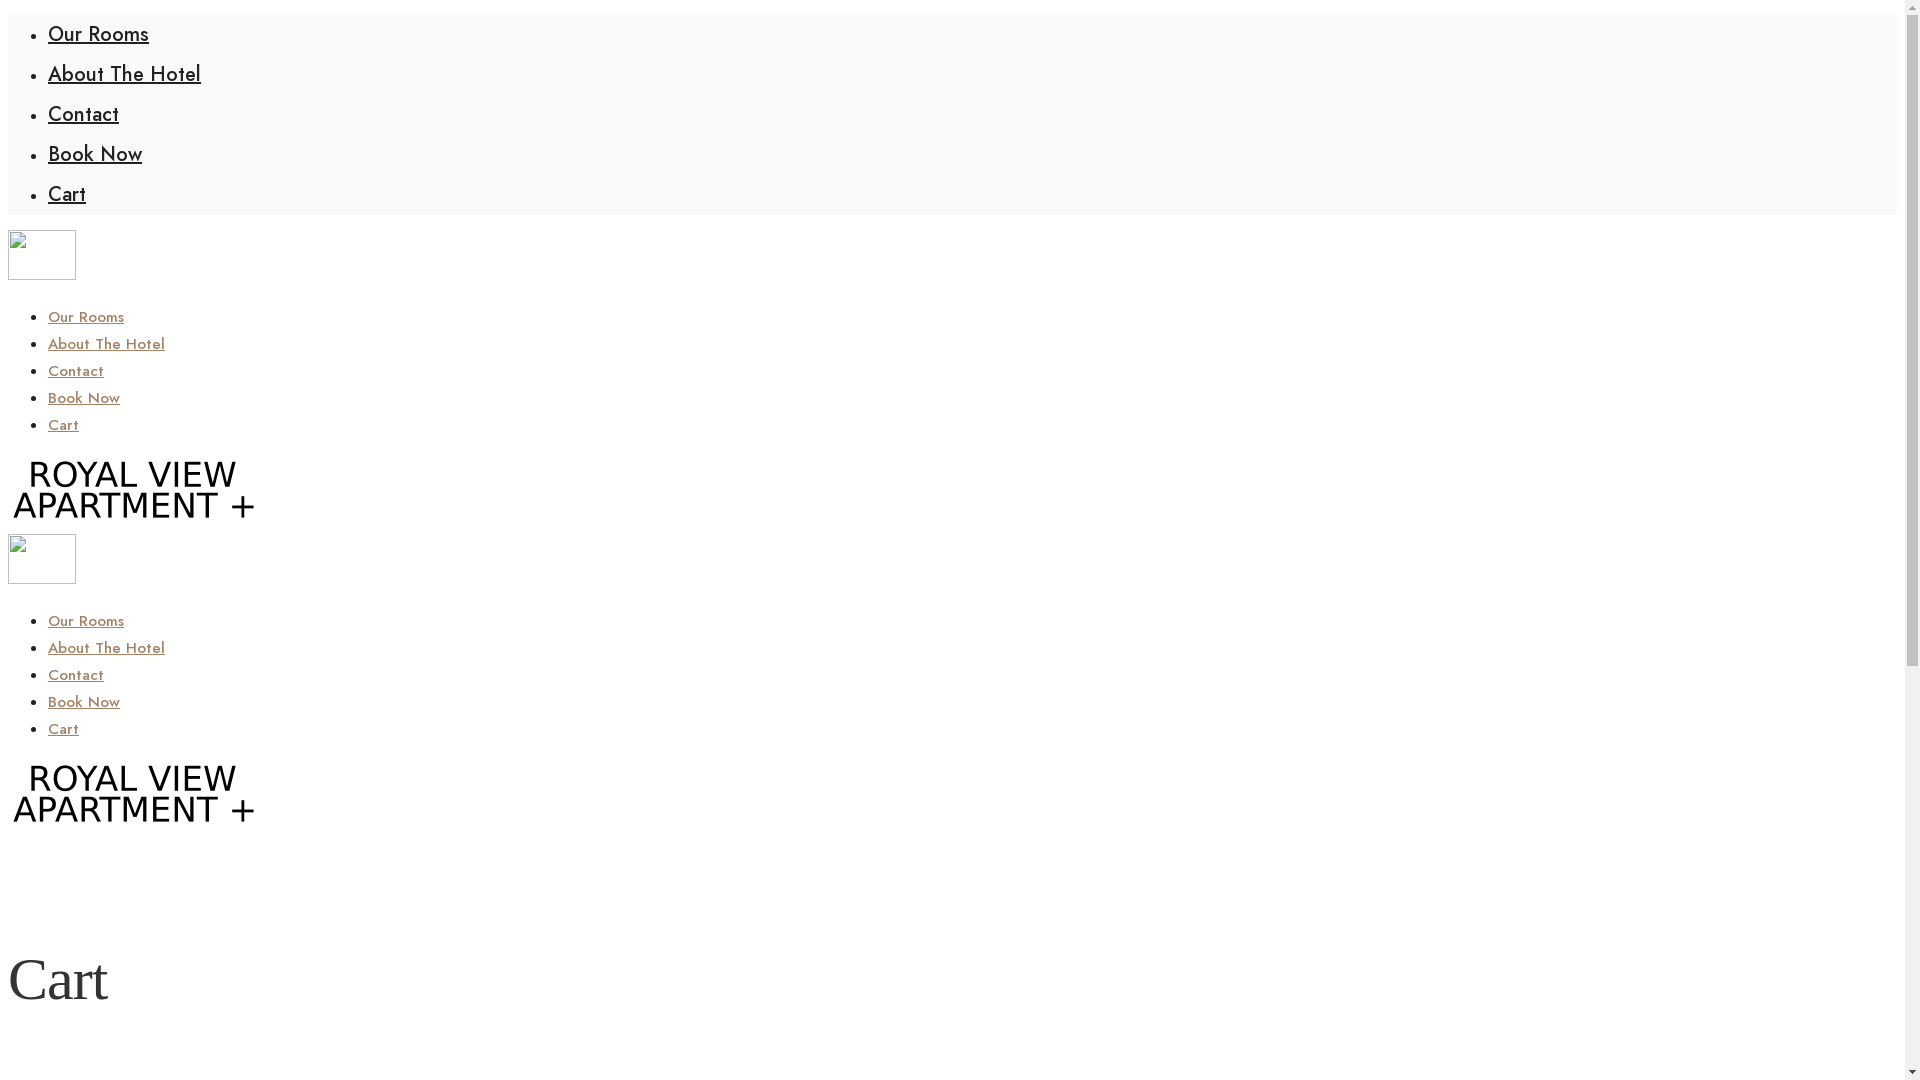 This screenshot has width=1920, height=1080. Describe the element at coordinates (63, 729) in the screenshot. I see `'Cart'` at that location.